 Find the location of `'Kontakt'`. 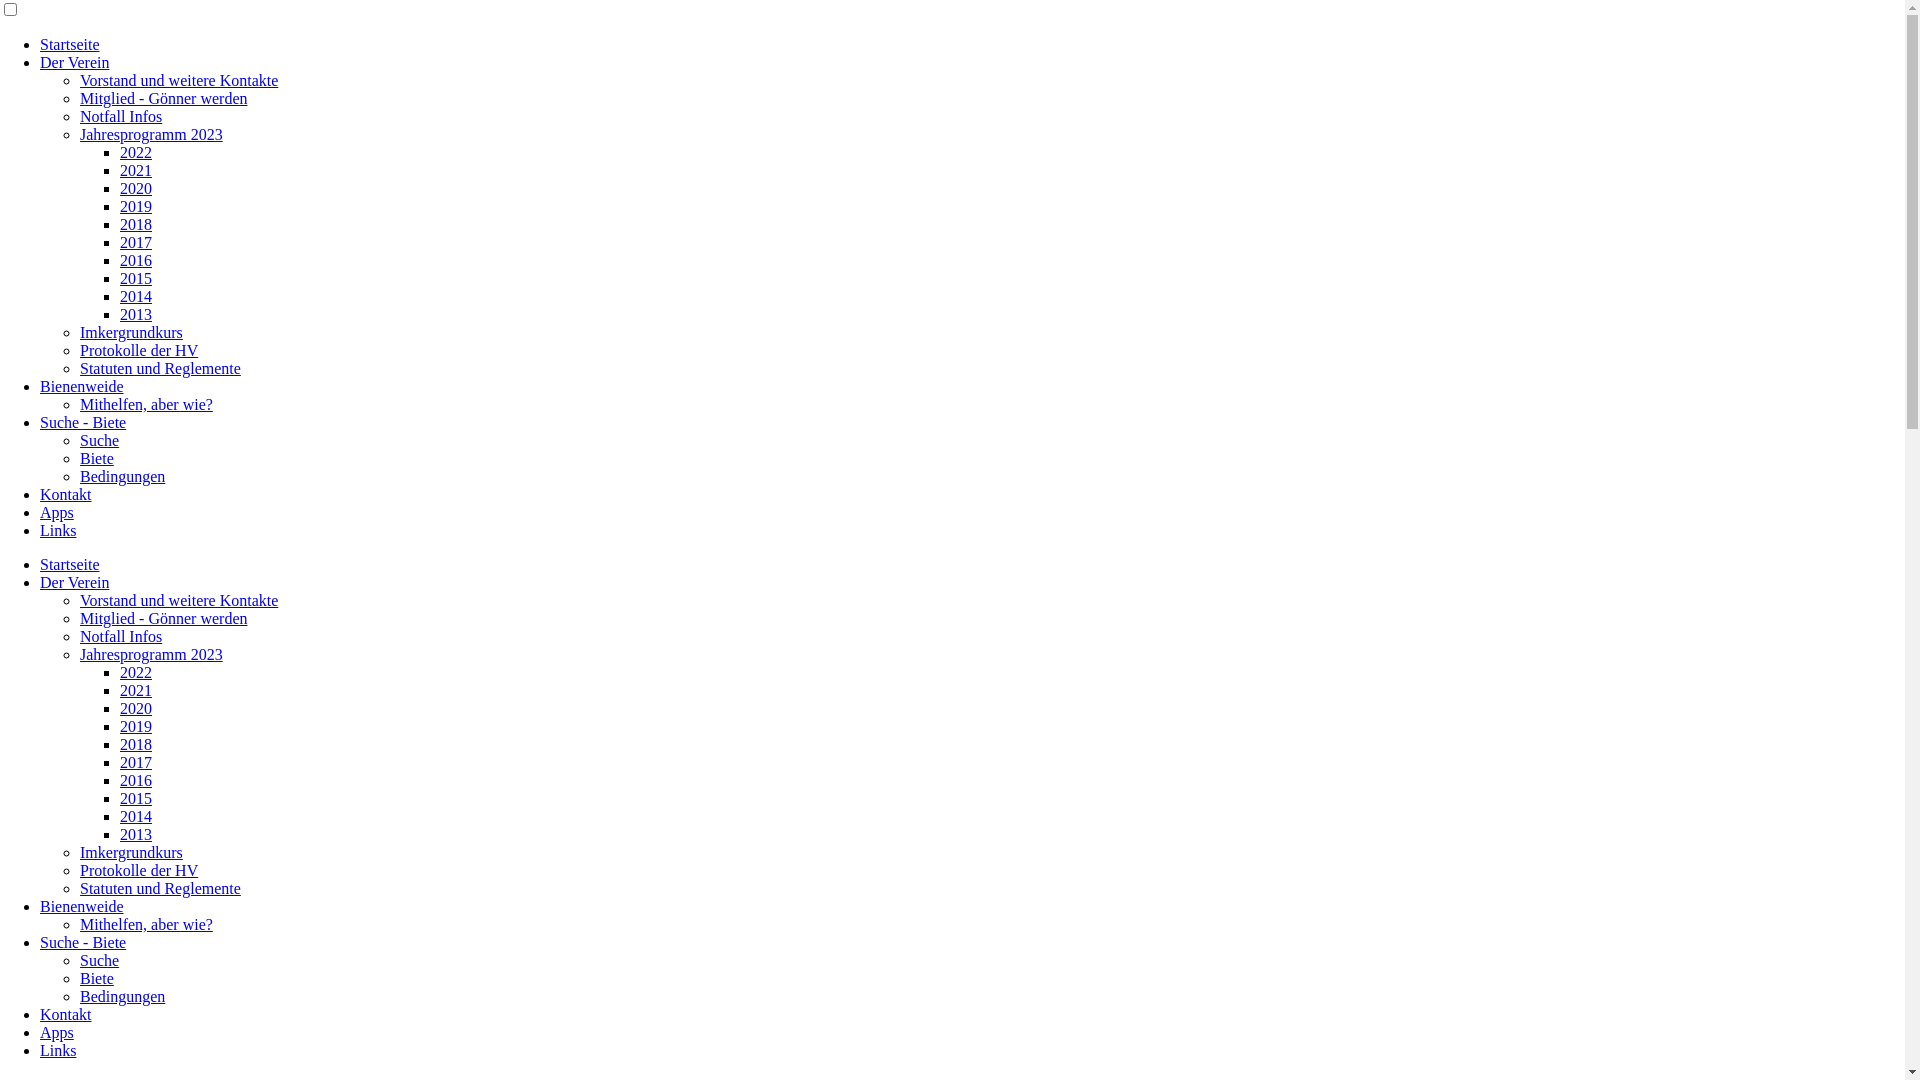

'Kontakt' is located at coordinates (66, 1014).